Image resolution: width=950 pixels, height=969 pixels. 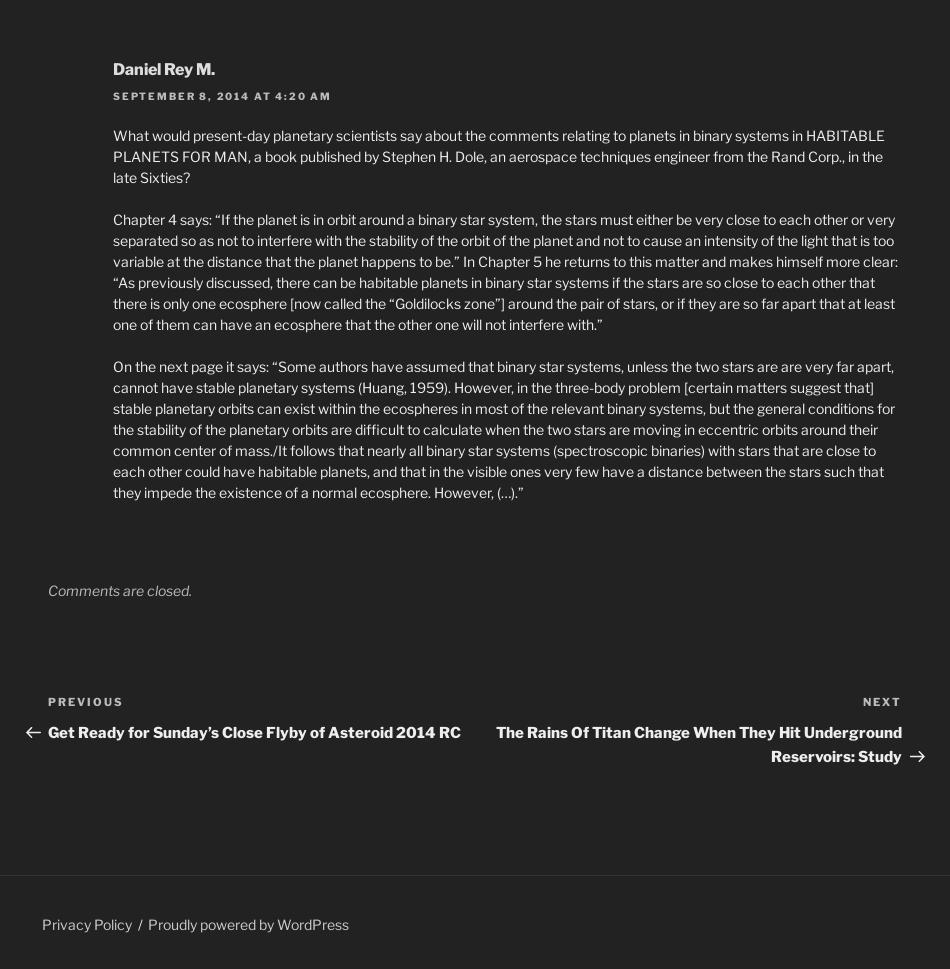 What do you see at coordinates (112, 94) in the screenshot?
I see `'September 8, 2014 at 4:20 AM'` at bounding box center [112, 94].